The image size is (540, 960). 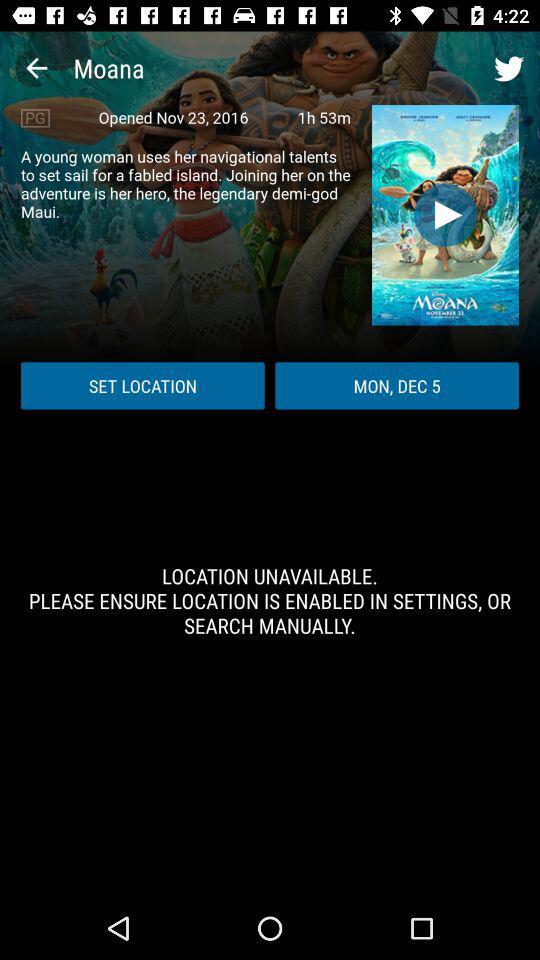 What do you see at coordinates (185, 184) in the screenshot?
I see `the a young woman icon` at bounding box center [185, 184].